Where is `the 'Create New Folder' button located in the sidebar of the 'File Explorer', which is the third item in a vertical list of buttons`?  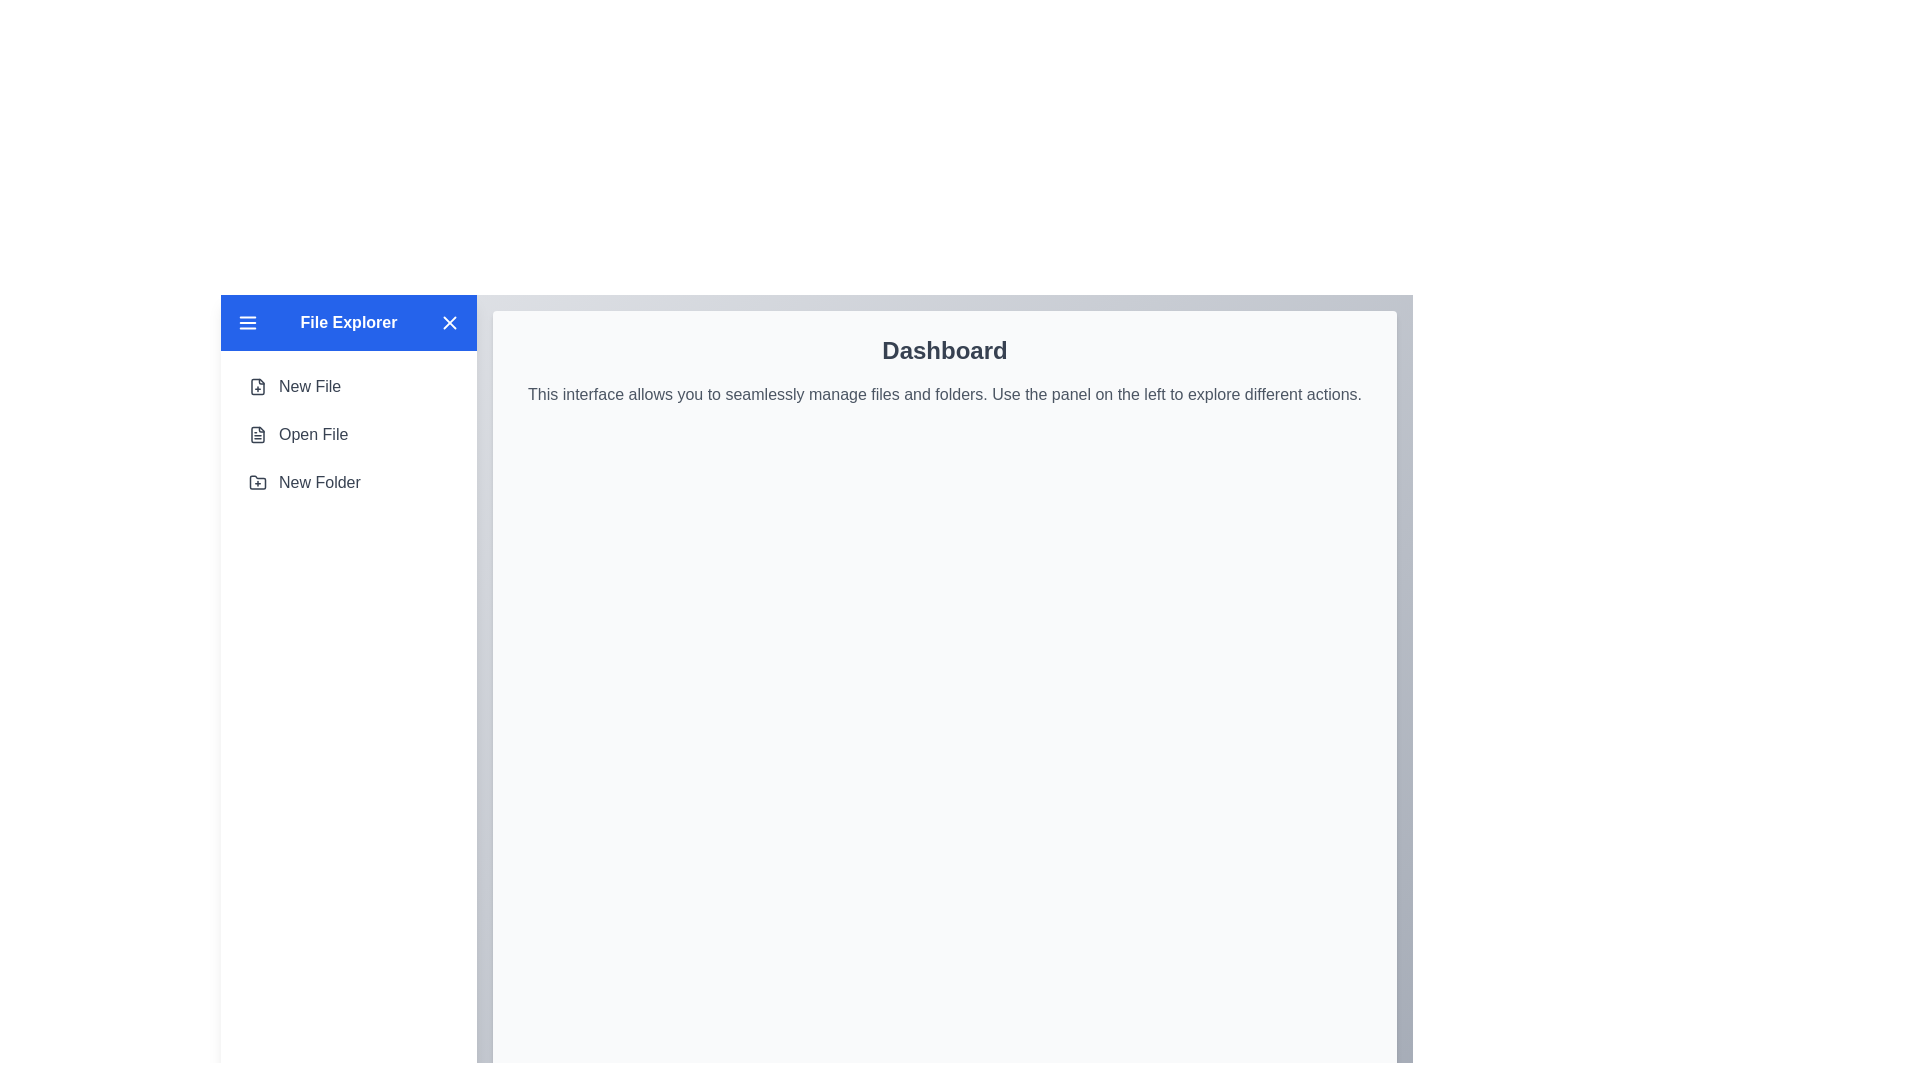
the 'Create New Folder' button located in the sidebar of the 'File Explorer', which is the third item in a vertical list of buttons is located at coordinates (303, 482).